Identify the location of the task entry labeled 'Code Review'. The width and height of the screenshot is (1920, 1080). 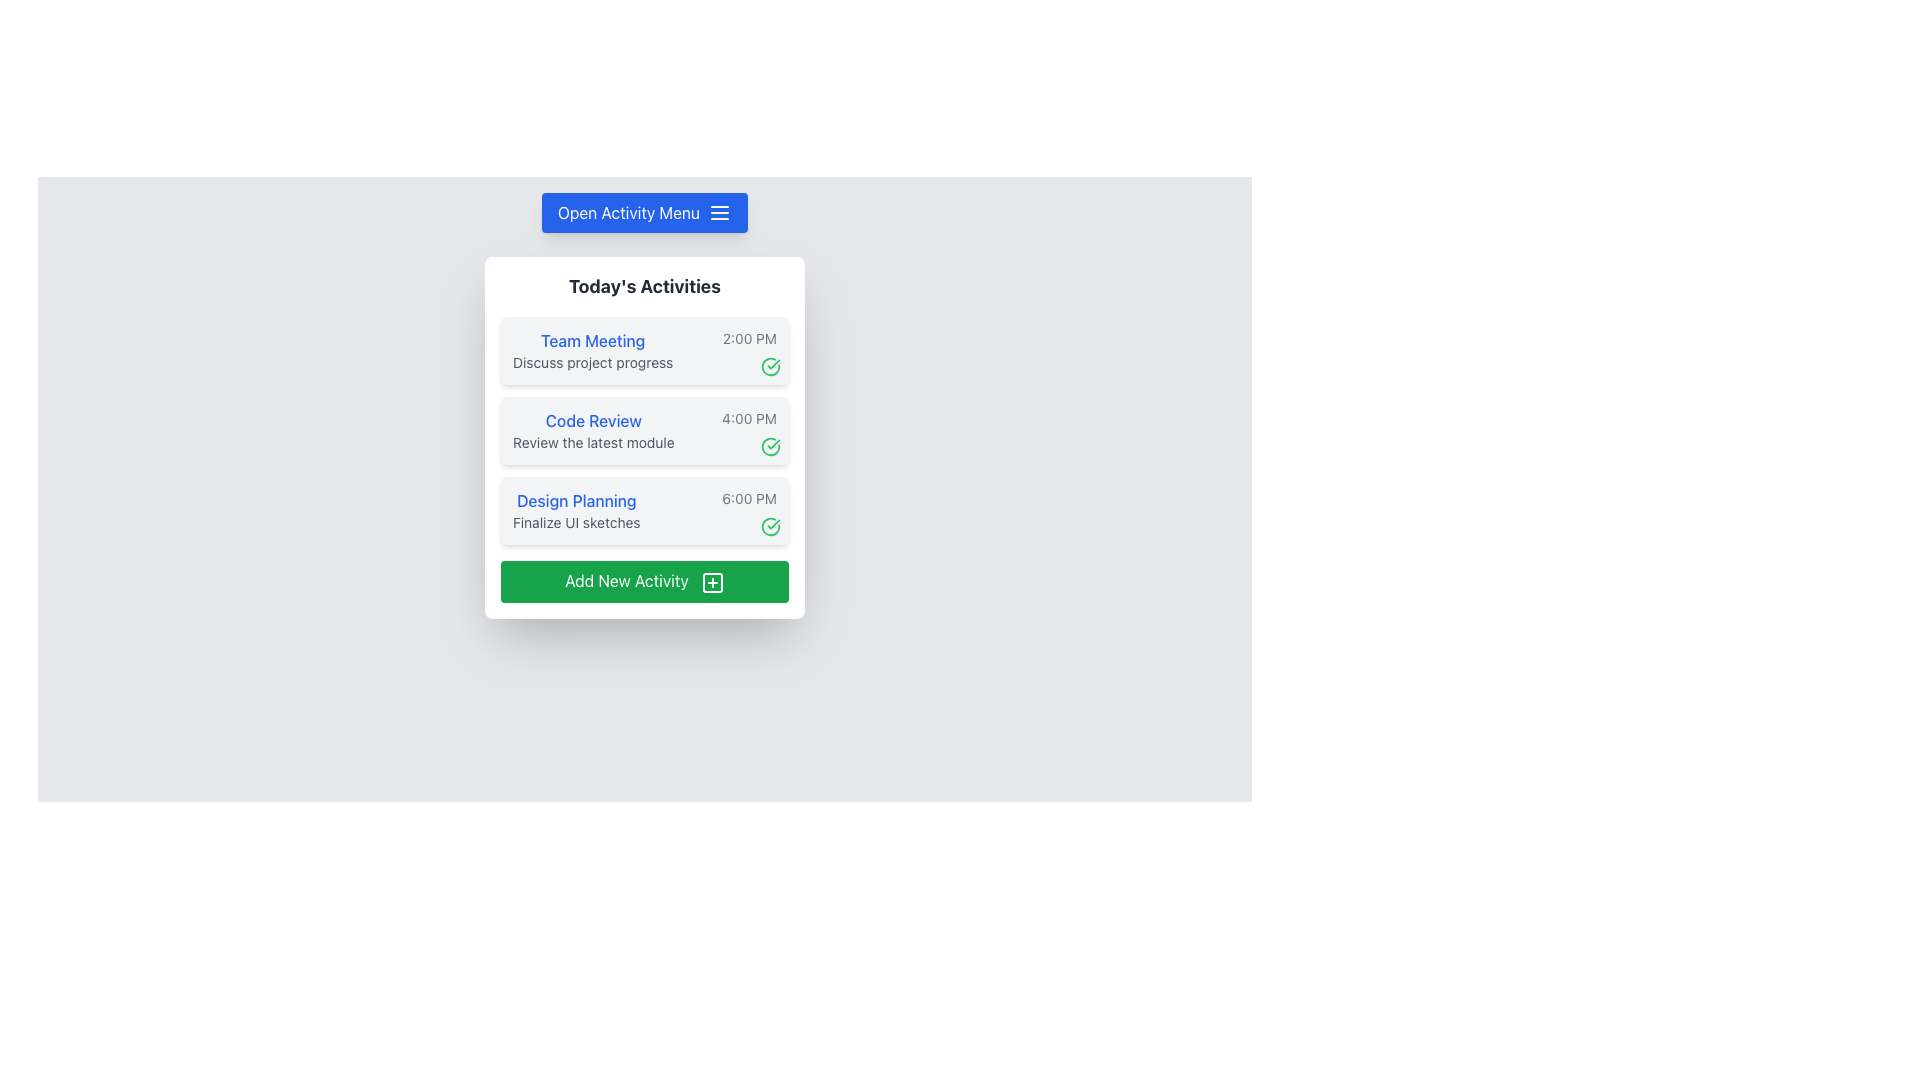
(644, 430).